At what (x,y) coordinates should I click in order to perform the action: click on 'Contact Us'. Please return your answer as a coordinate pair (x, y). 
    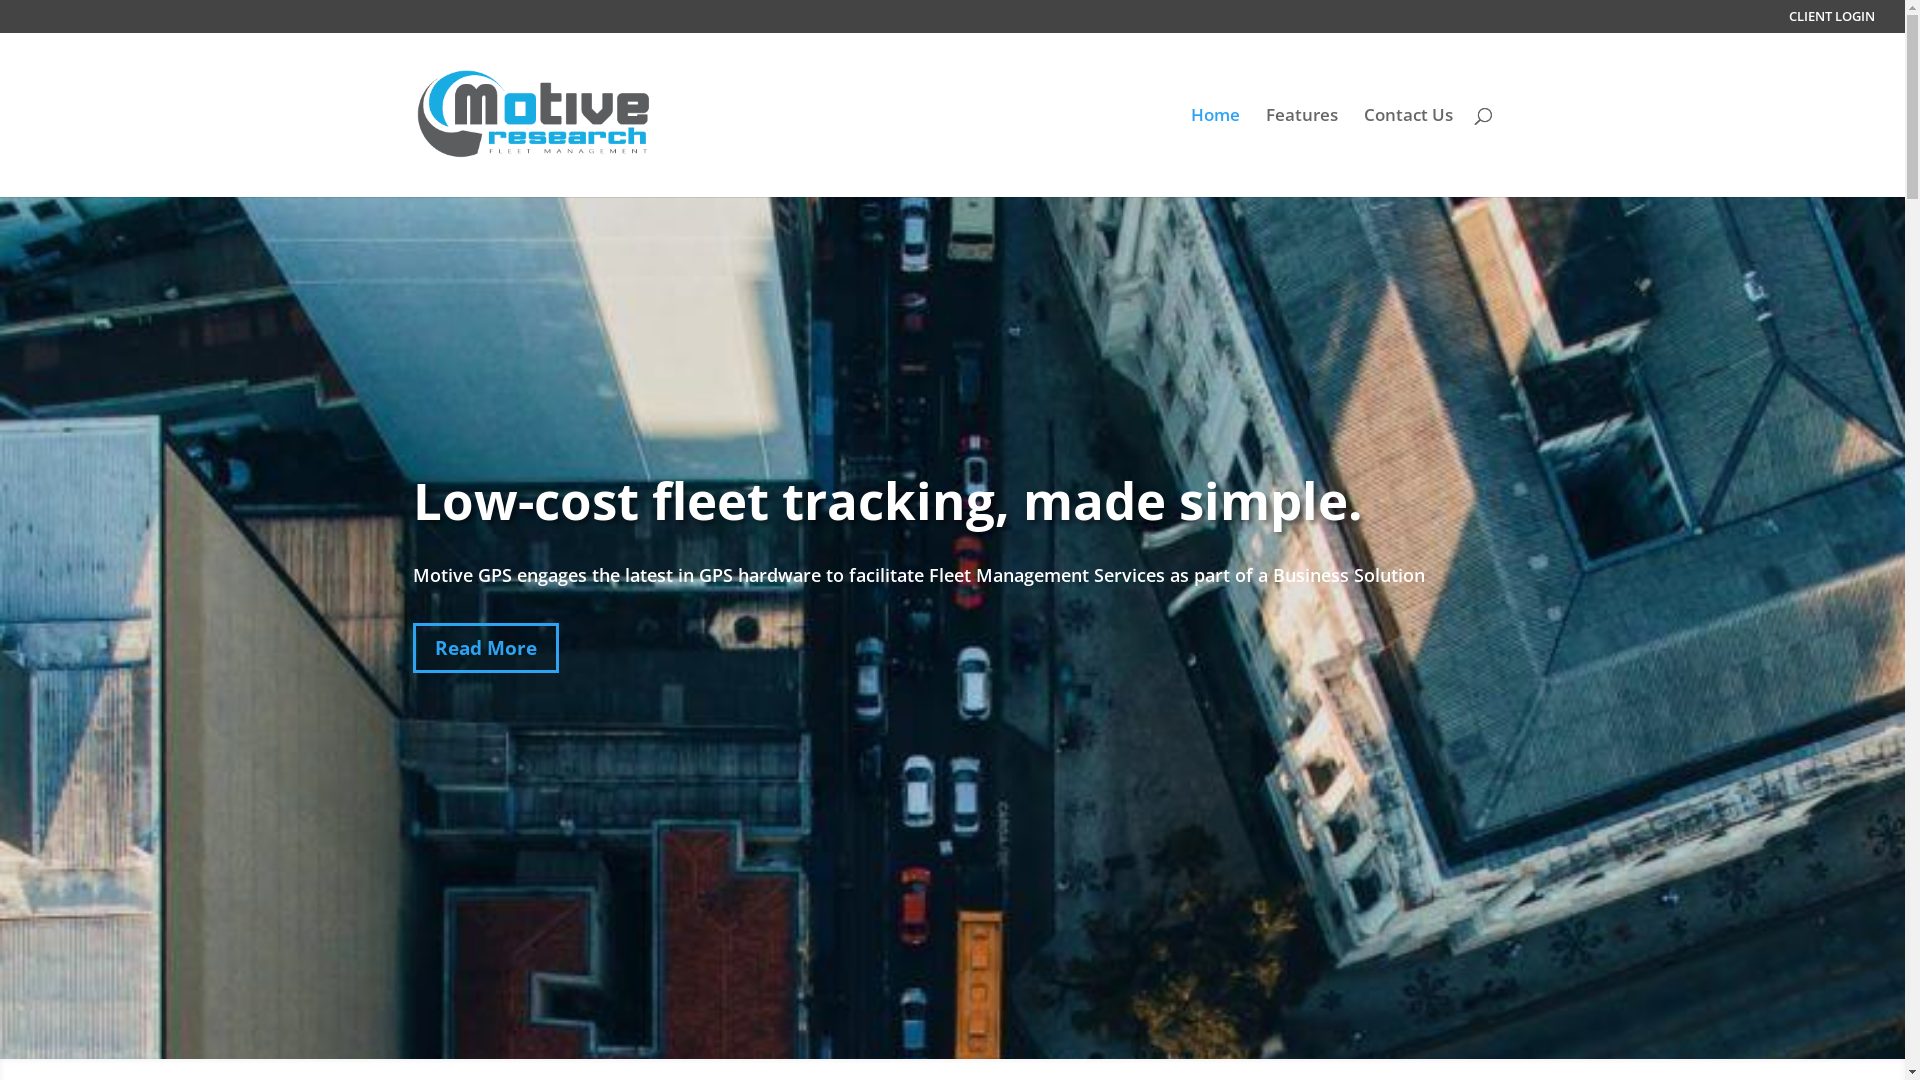
    Looking at the image, I should click on (1362, 151).